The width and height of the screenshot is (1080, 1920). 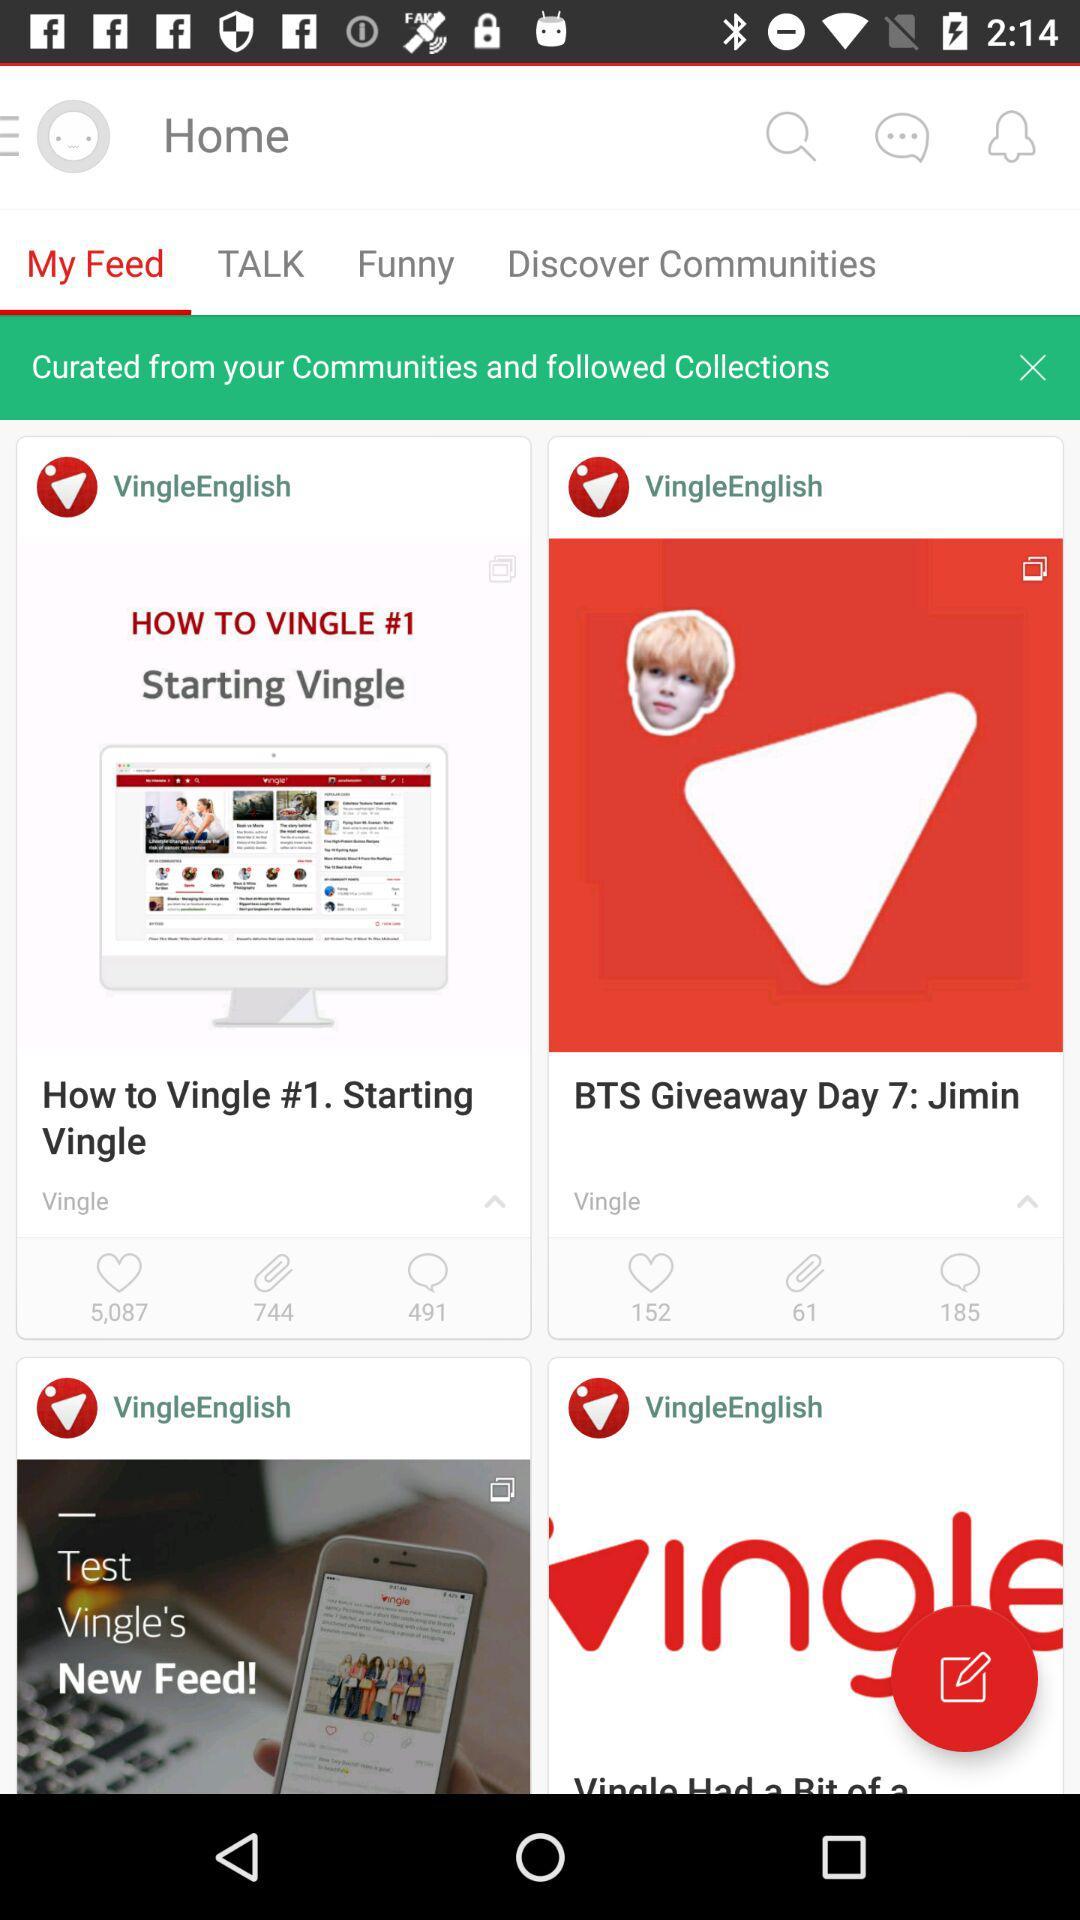 I want to click on write a comment, so click(x=963, y=1678).